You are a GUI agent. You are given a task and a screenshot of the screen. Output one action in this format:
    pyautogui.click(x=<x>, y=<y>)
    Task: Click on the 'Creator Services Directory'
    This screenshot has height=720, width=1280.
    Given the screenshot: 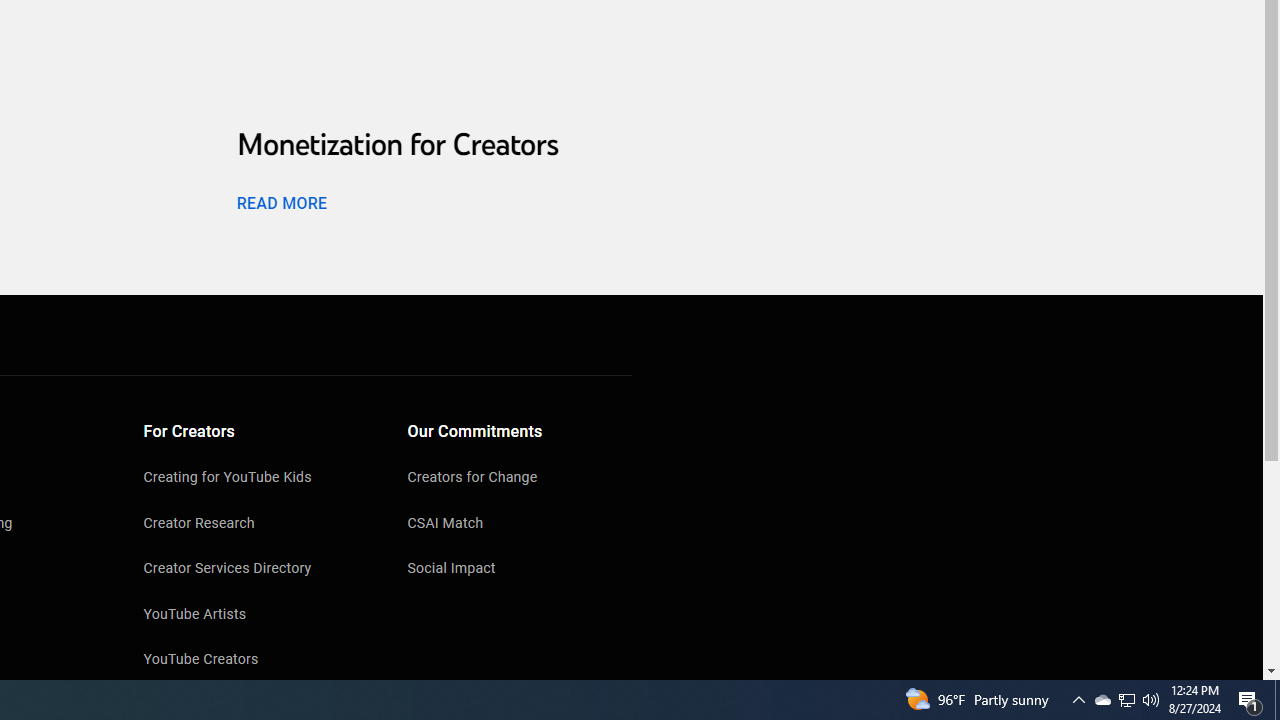 What is the action you would take?
    pyautogui.click(x=255, y=570)
    